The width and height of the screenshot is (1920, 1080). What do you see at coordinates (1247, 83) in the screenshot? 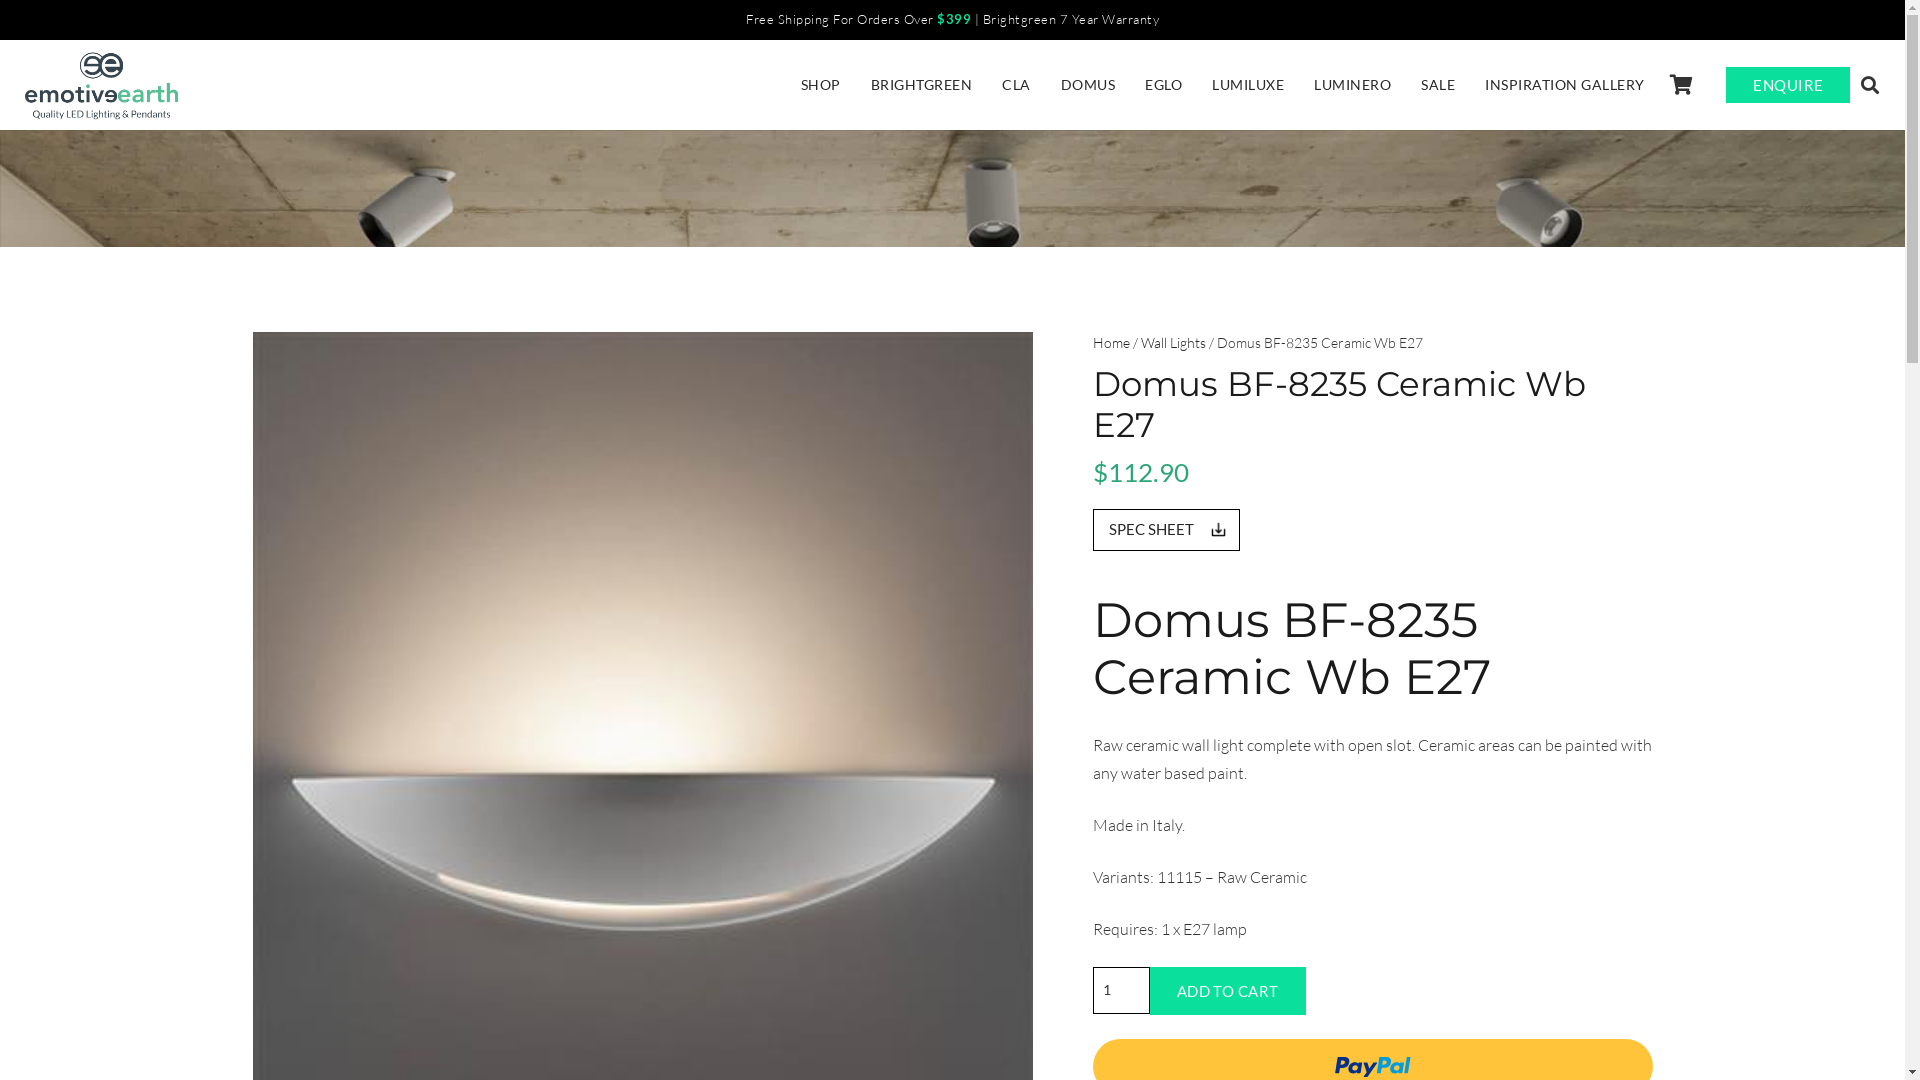
I see `'LUMILUXE'` at bounding box center [1247, 83].